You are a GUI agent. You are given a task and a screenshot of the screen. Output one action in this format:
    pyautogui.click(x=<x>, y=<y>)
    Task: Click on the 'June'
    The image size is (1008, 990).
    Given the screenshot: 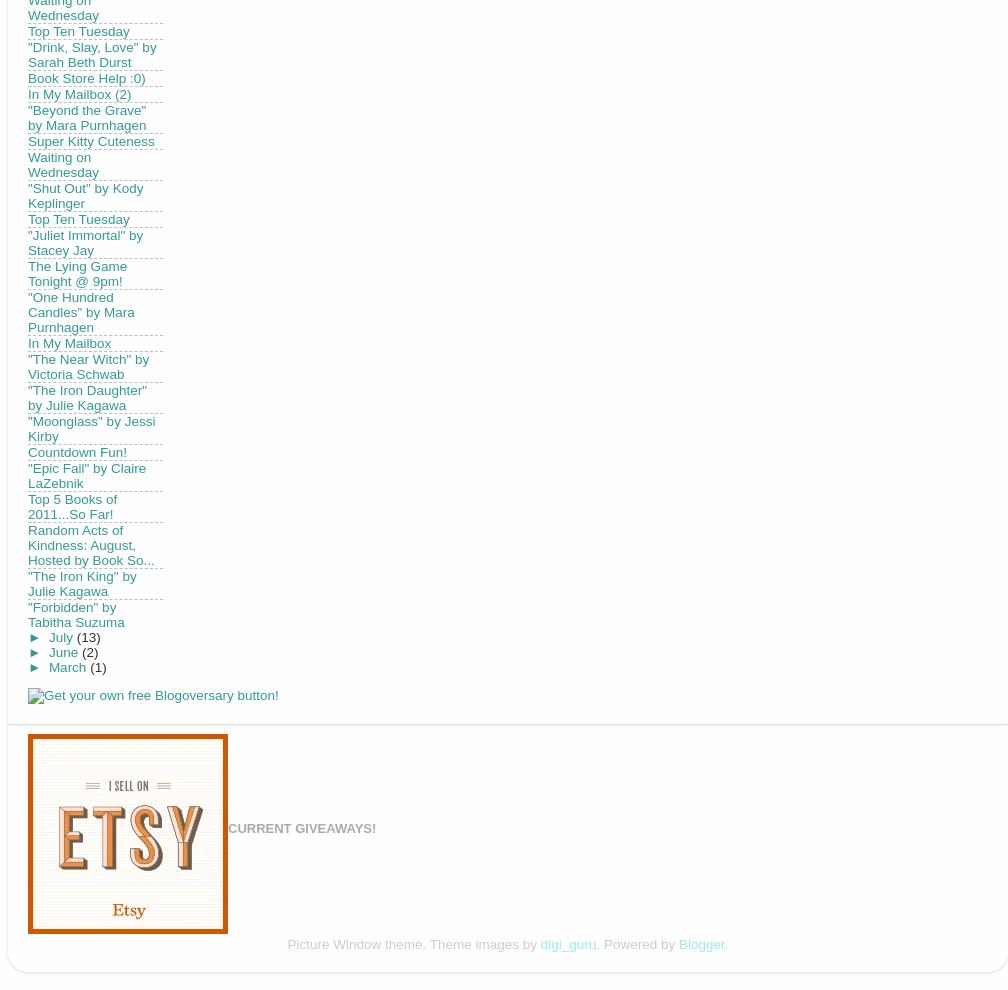 What is the action you would take?
    pyautogui.click(x=47, y=651)
    